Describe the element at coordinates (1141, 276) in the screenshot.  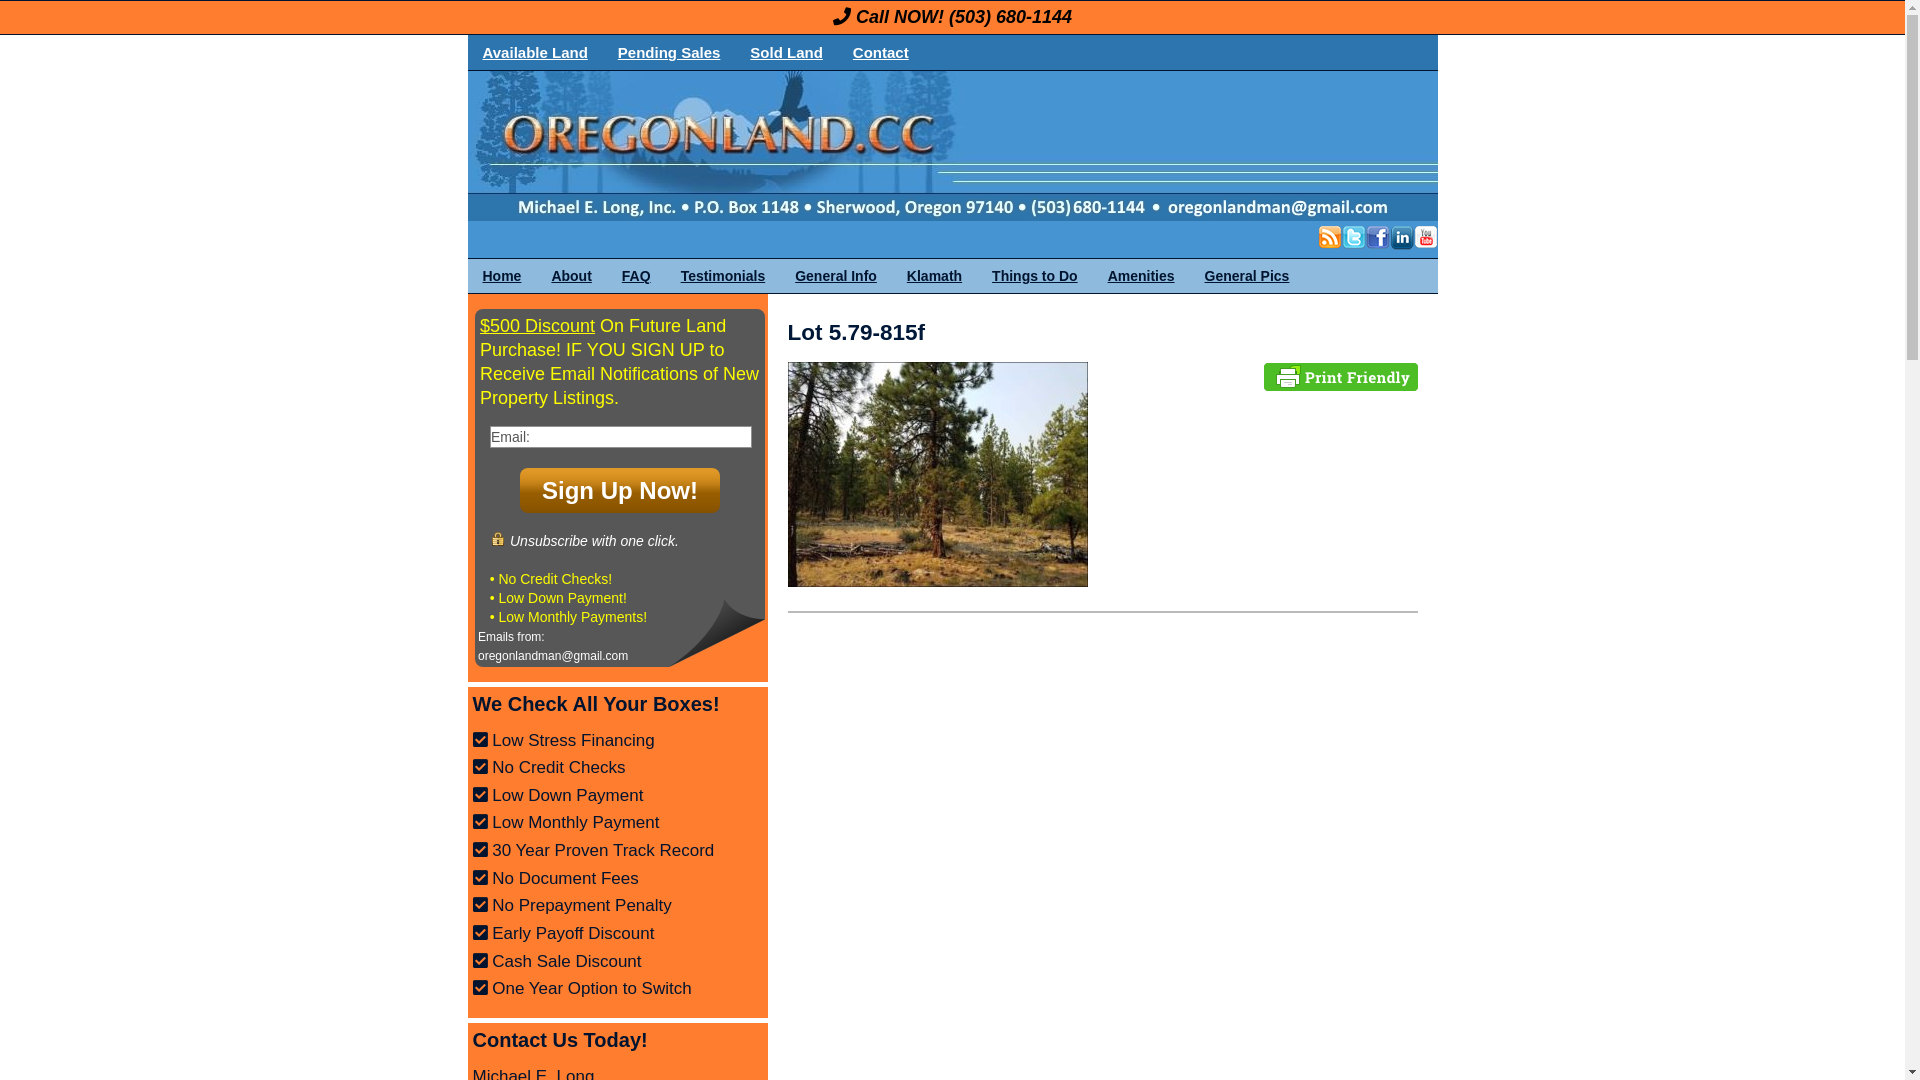
I see `'Amenities'` at that location.